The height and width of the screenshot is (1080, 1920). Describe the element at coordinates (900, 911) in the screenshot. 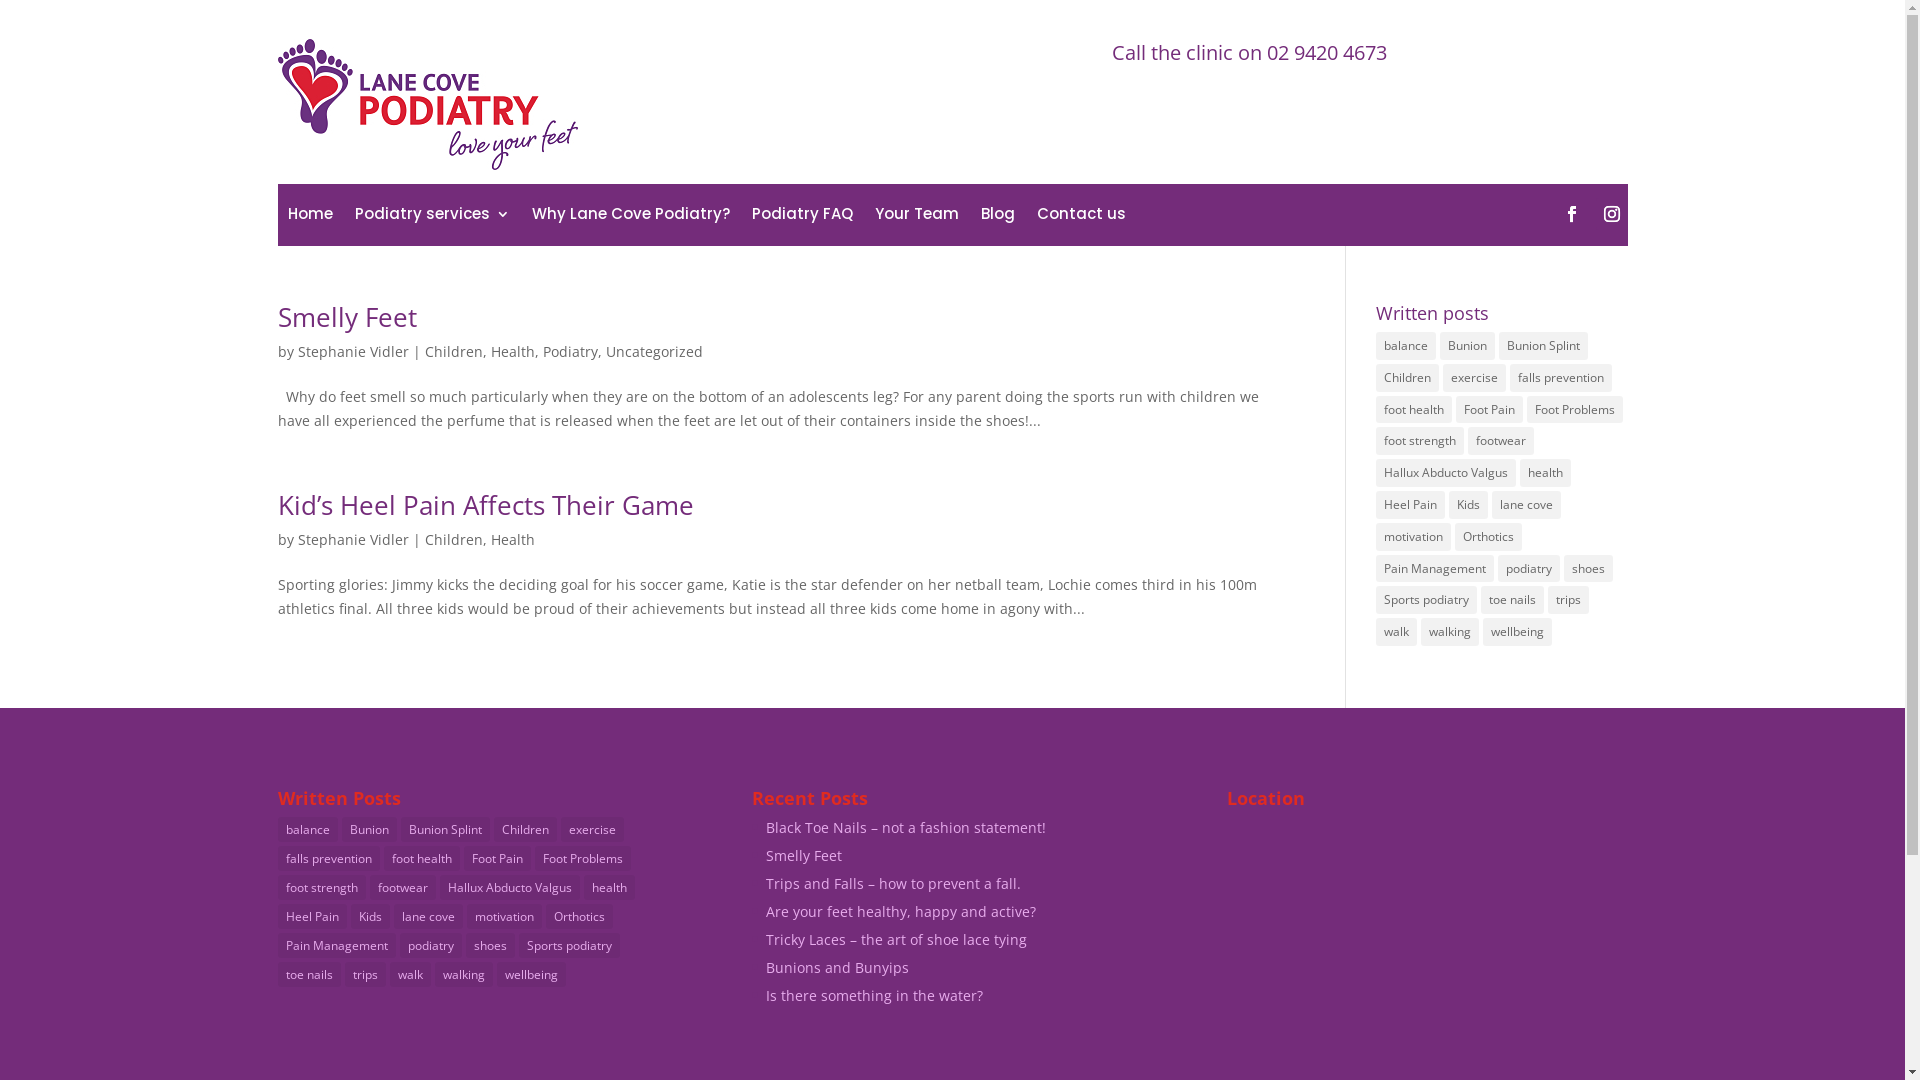

I see `'Are your feet healthy, happy and active?'` at that location.